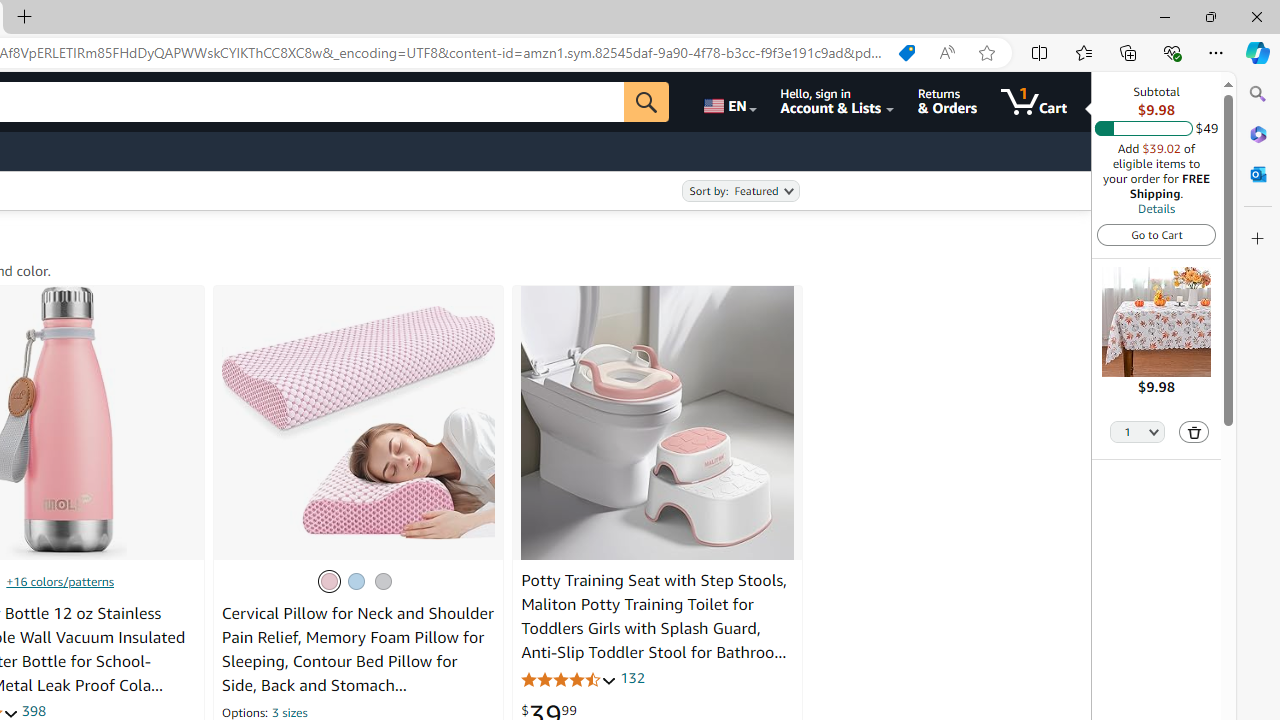 This screenshot has width=1280, height=720. Describe the element at coordinates (1156, 208) in the screenshot. I see `'Details'` at that location.